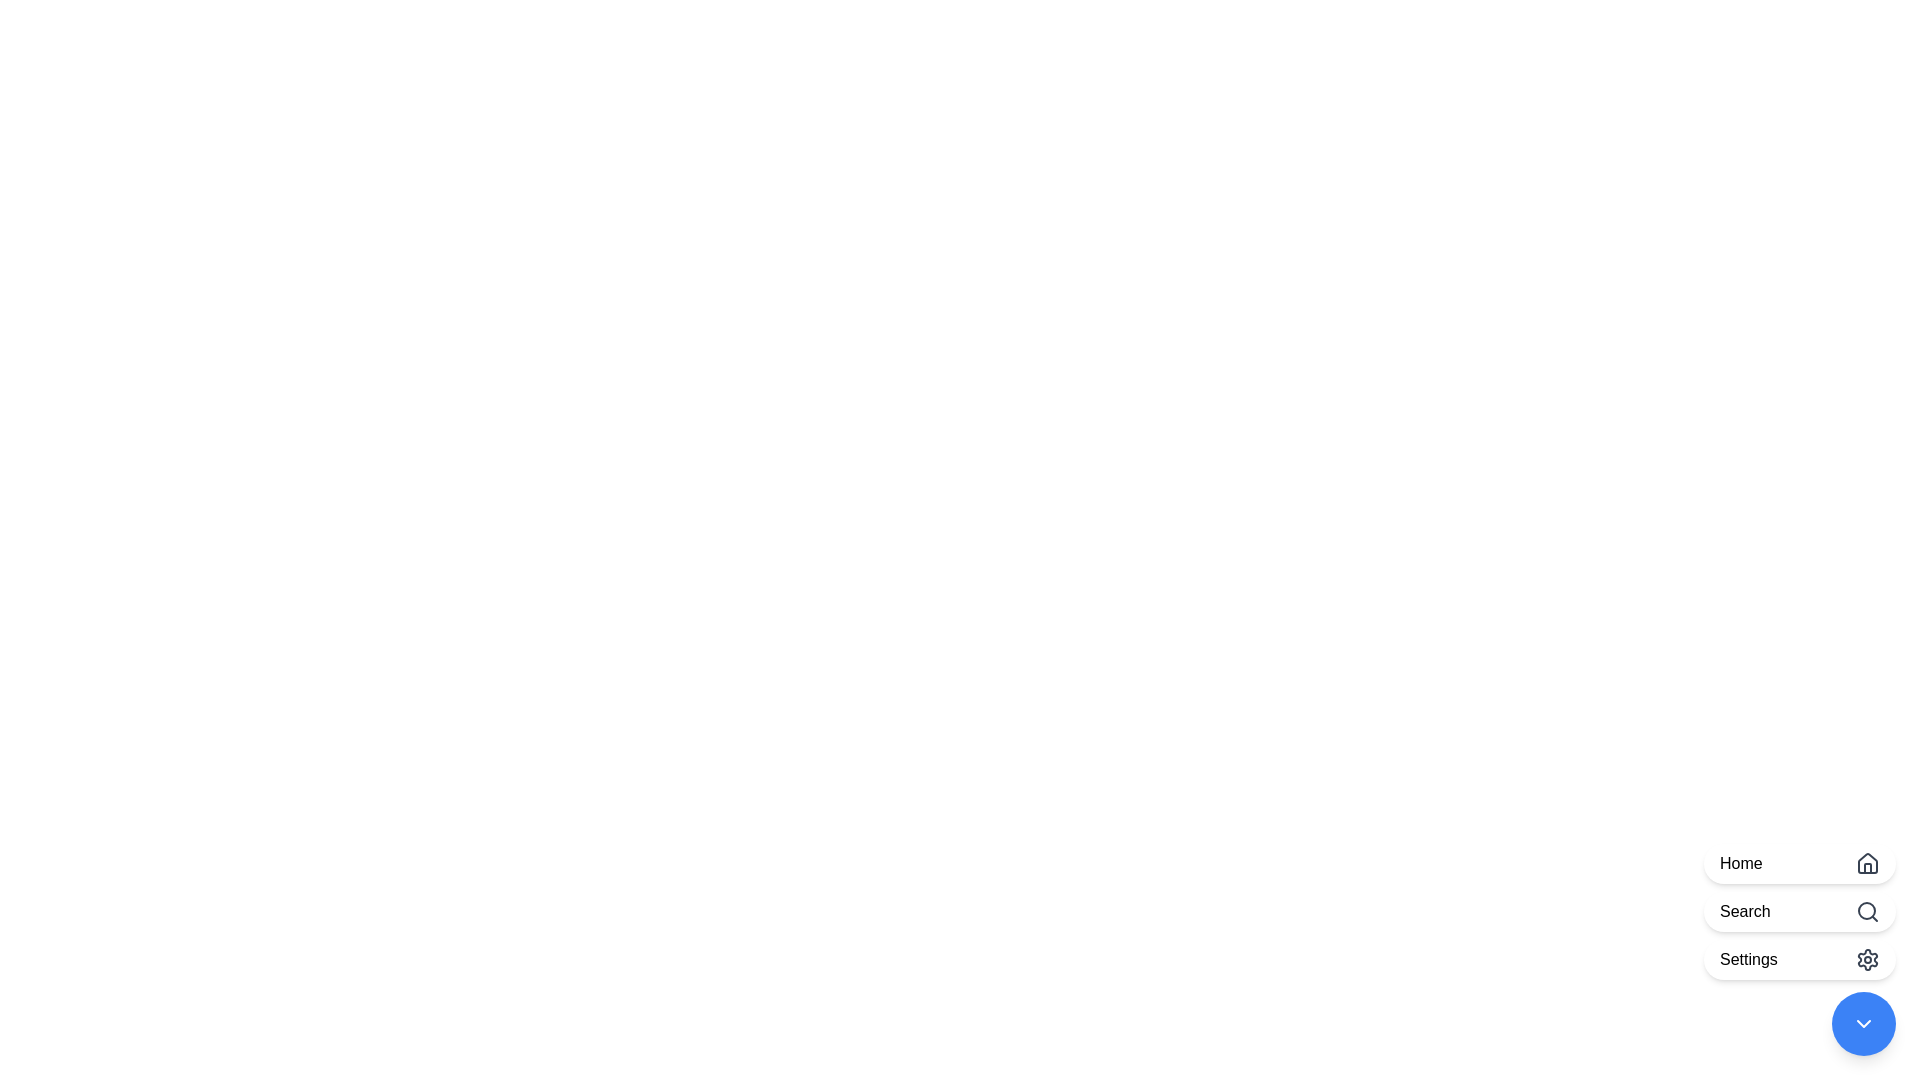 The image size is (1920, 1080). I want to click on the 'Search' text label located inside the second item of the vertical menu, which is positioned to the left of the search icon, so click(1744, 911).